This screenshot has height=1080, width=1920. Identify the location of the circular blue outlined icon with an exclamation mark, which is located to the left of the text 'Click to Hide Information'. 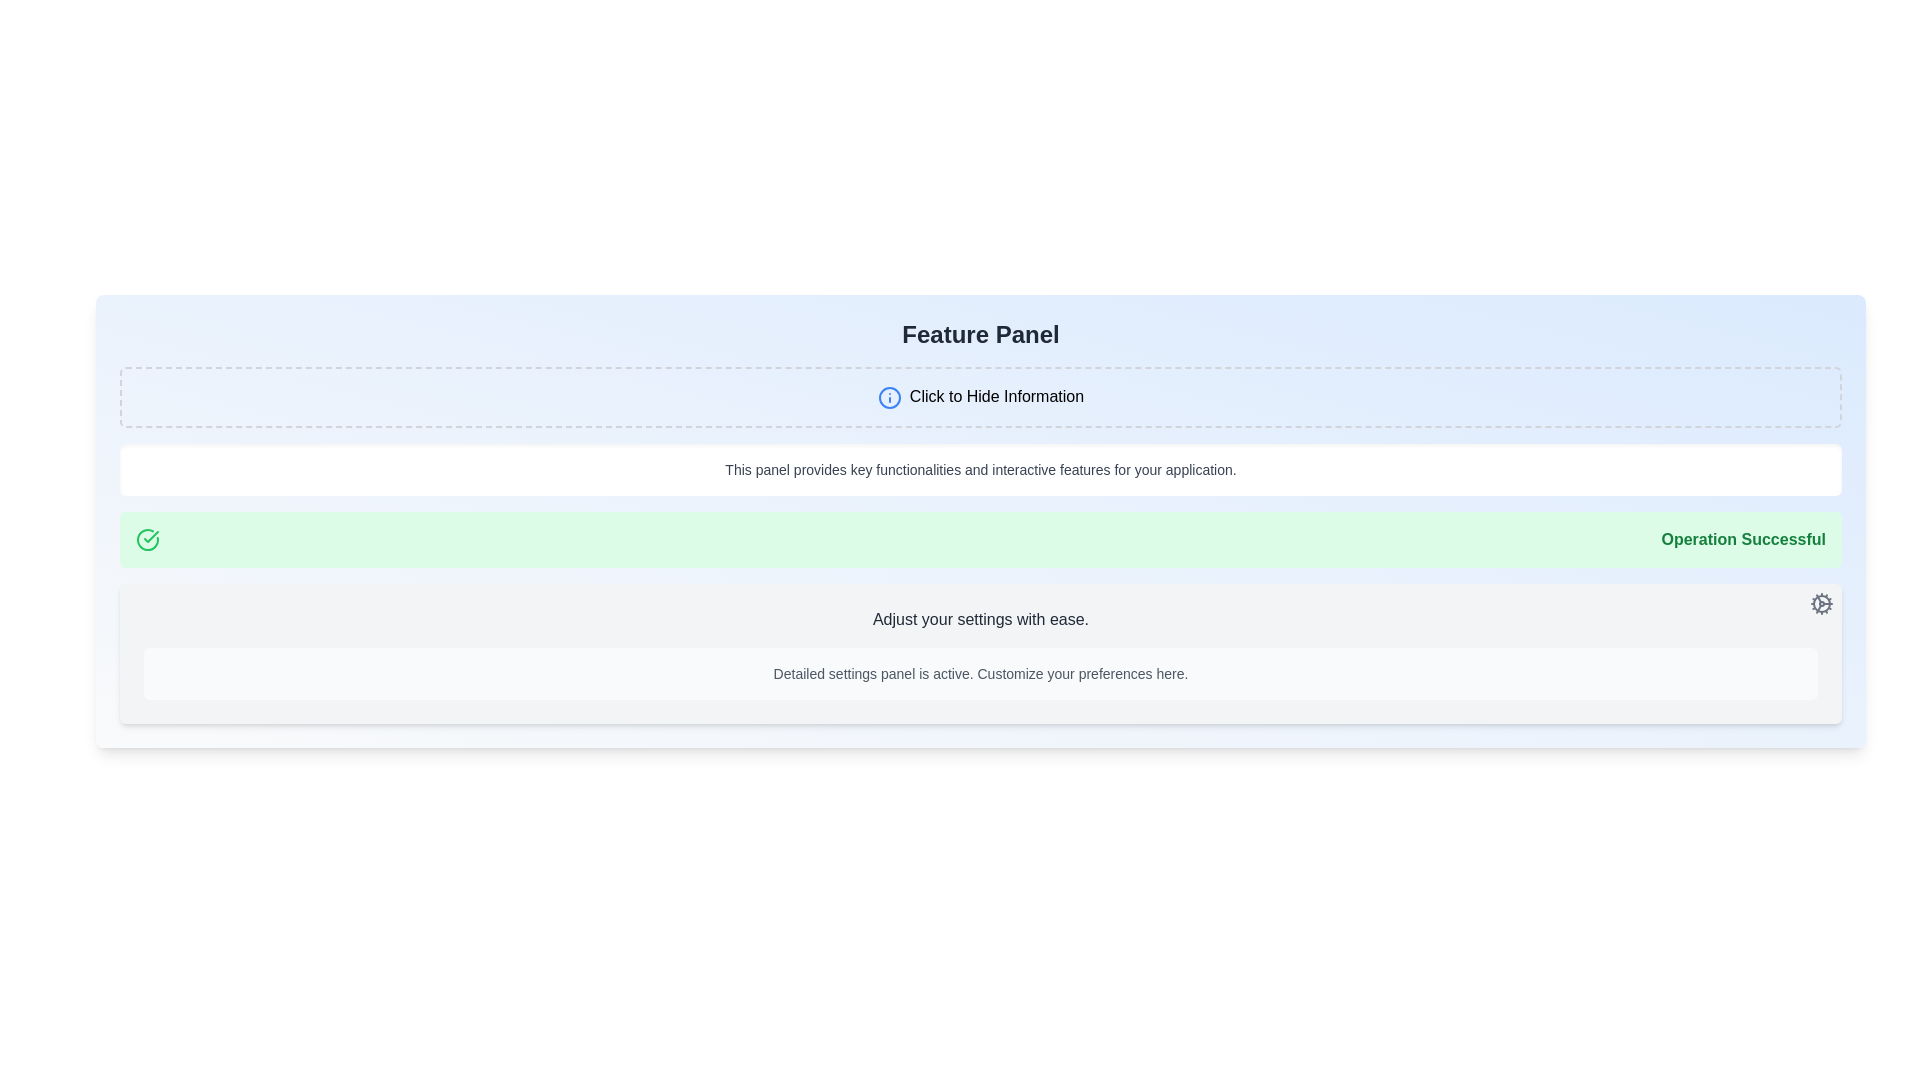
(888, 397).